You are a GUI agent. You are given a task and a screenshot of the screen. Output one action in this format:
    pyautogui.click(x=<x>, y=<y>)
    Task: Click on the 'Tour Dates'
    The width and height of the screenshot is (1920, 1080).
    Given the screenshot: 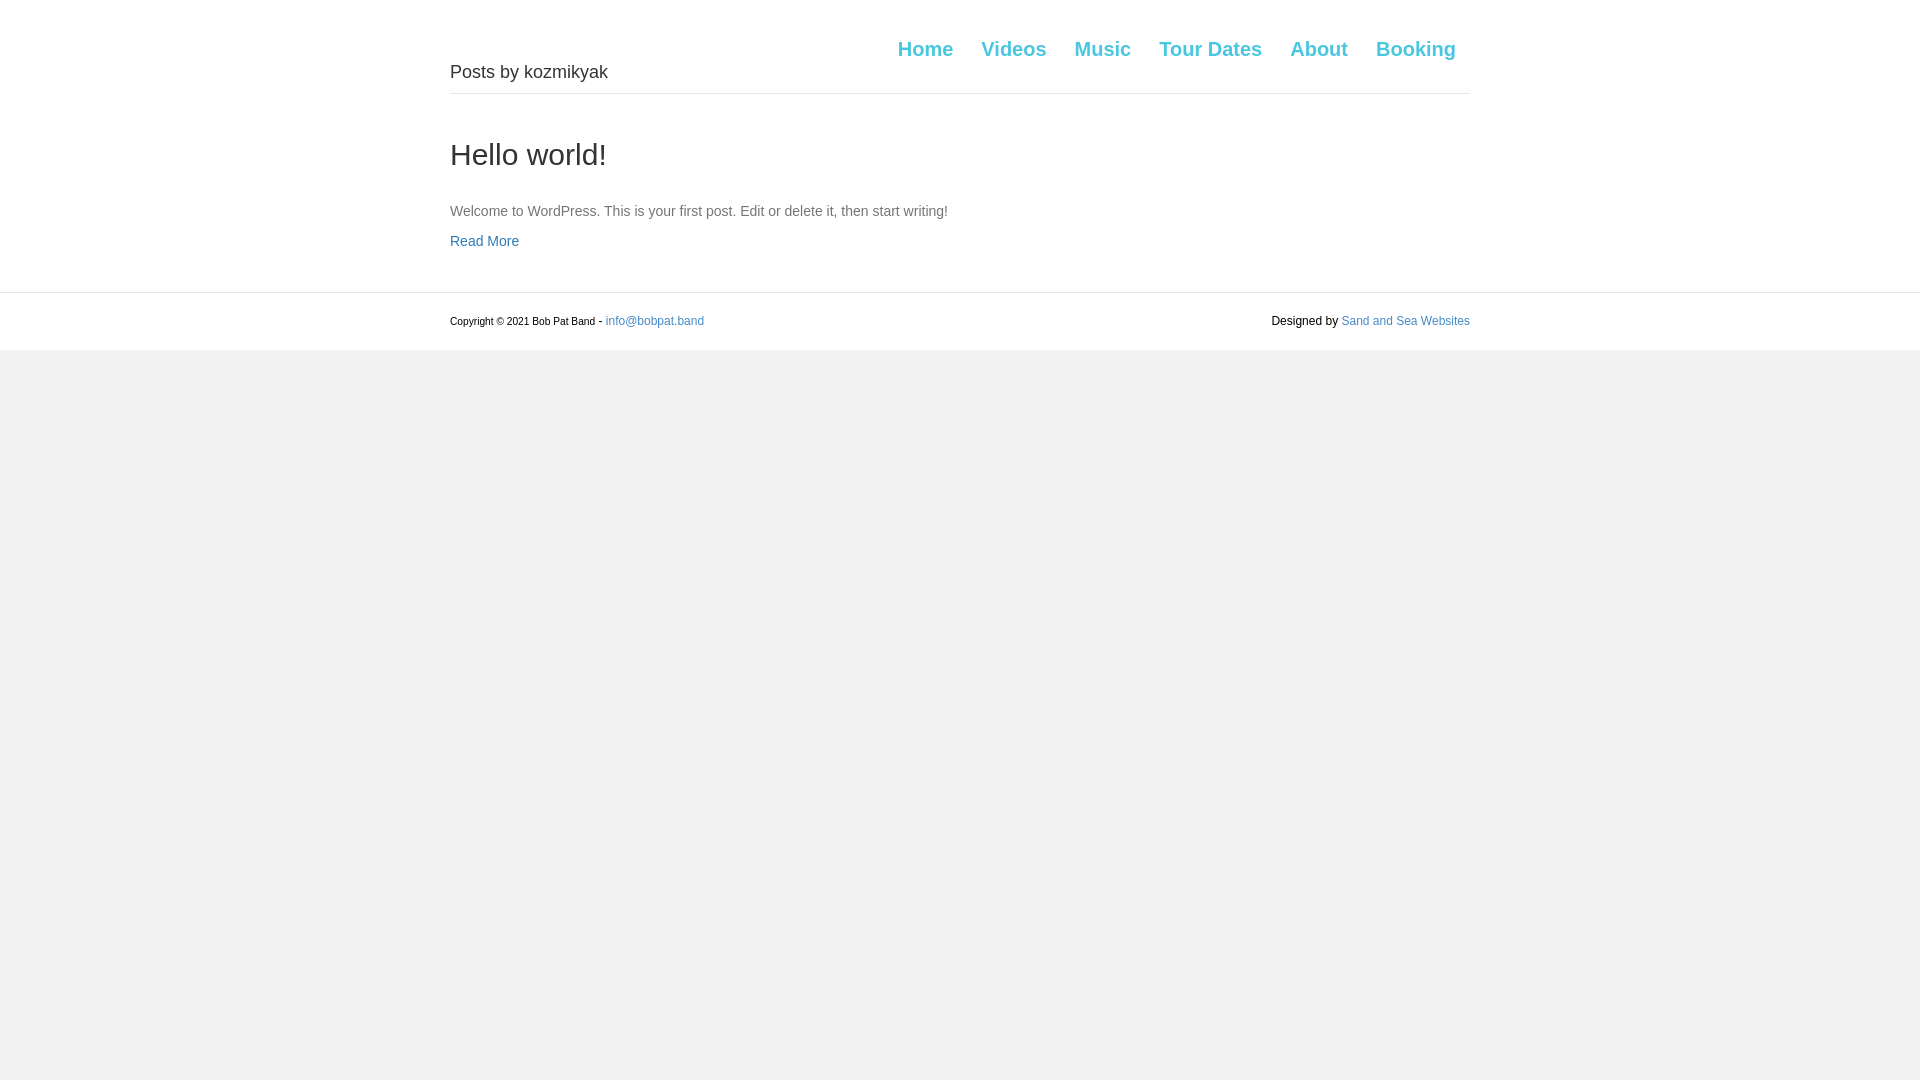 What is the action you would take?
    pyautogui.click(x=1145, y=48)
    